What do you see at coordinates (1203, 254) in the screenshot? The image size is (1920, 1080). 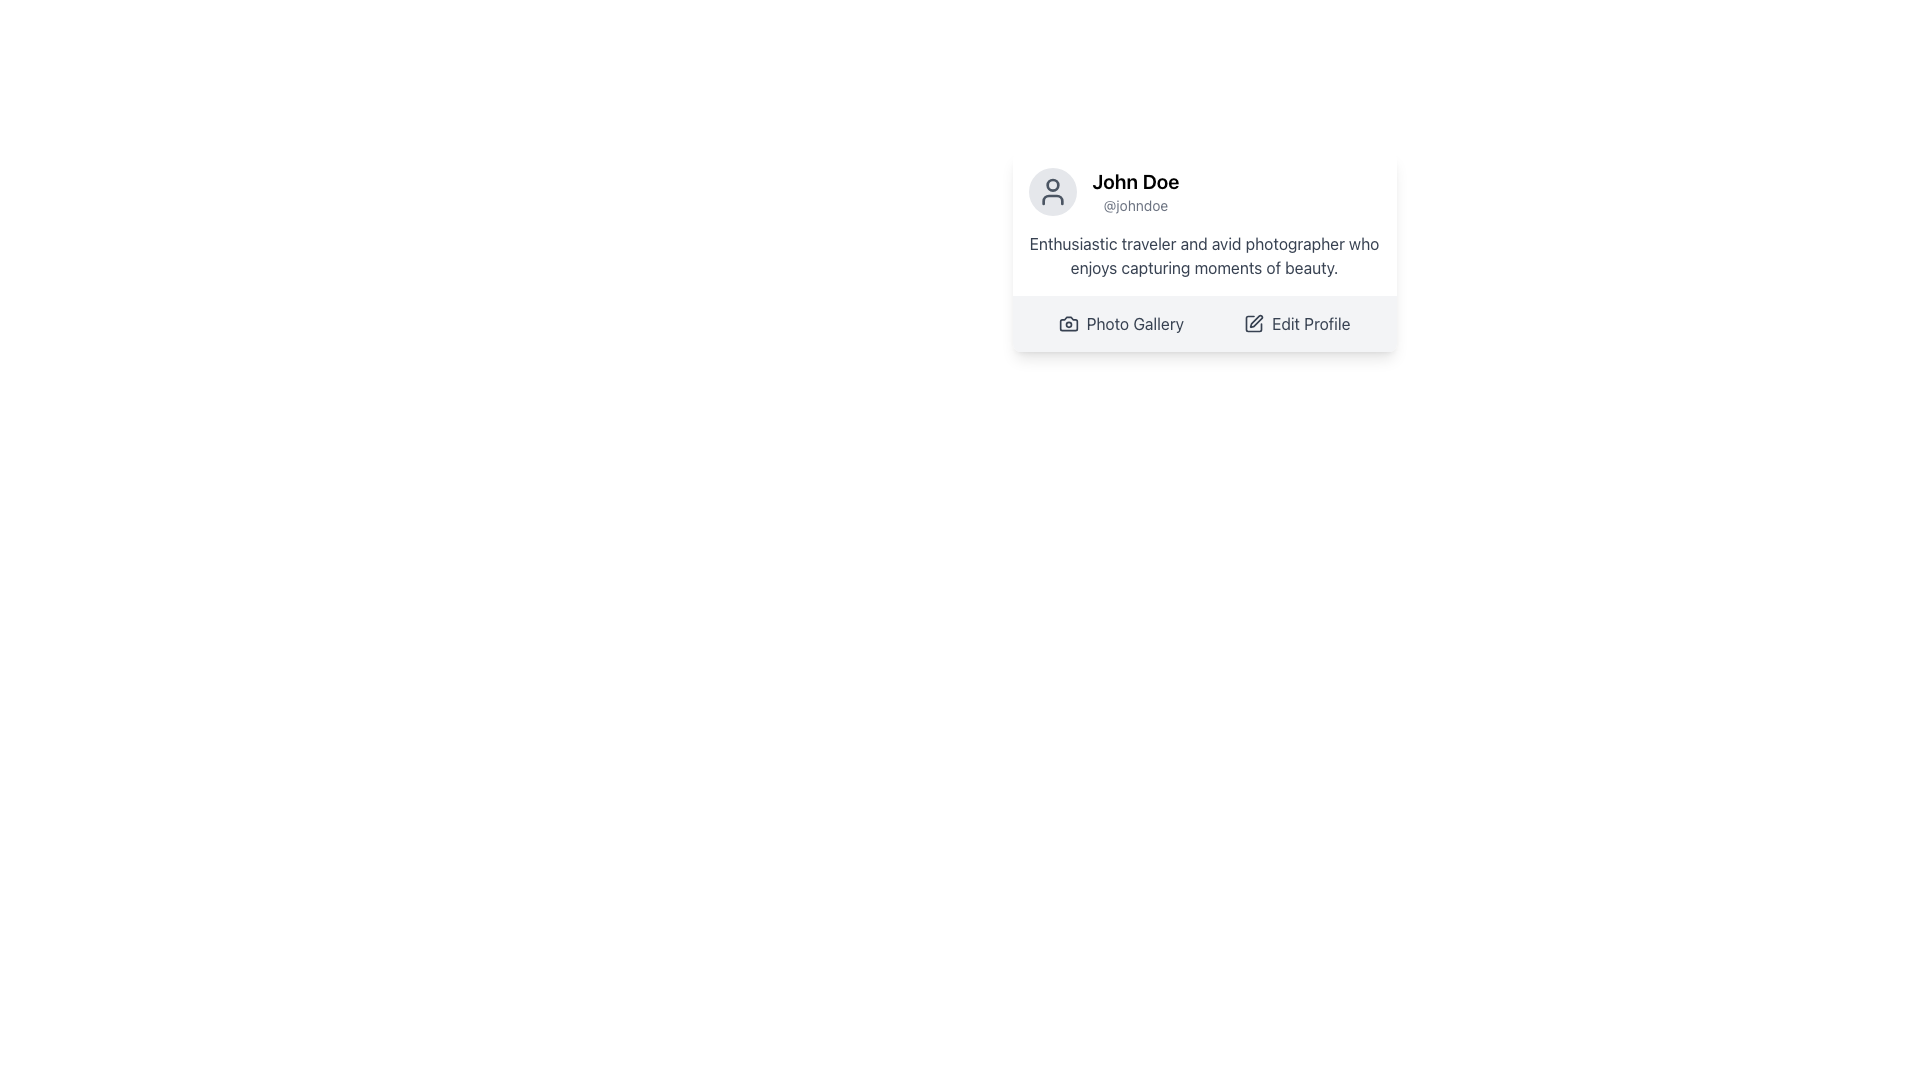 I see `text content displayed in the gray text block stating: 'Enthusiastic traveler and avid photographer who enjoys capturing moments of beauty.' This text is located below the profile name 'John Doe' and username '@johndoe' within the profile card layout` at bounding box center [1203, 254].